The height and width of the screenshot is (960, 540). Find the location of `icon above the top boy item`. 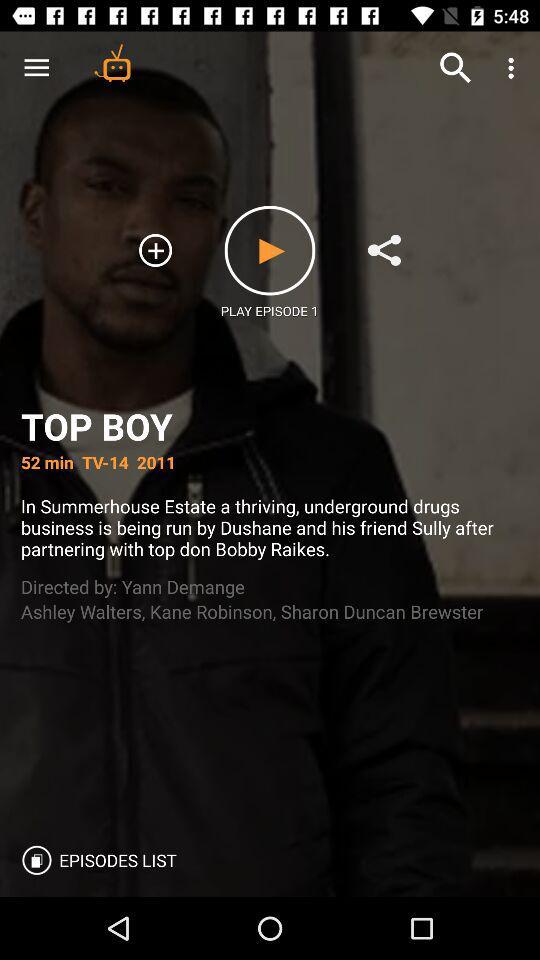

icon above the top boy item is located at coordinates (154, 249).